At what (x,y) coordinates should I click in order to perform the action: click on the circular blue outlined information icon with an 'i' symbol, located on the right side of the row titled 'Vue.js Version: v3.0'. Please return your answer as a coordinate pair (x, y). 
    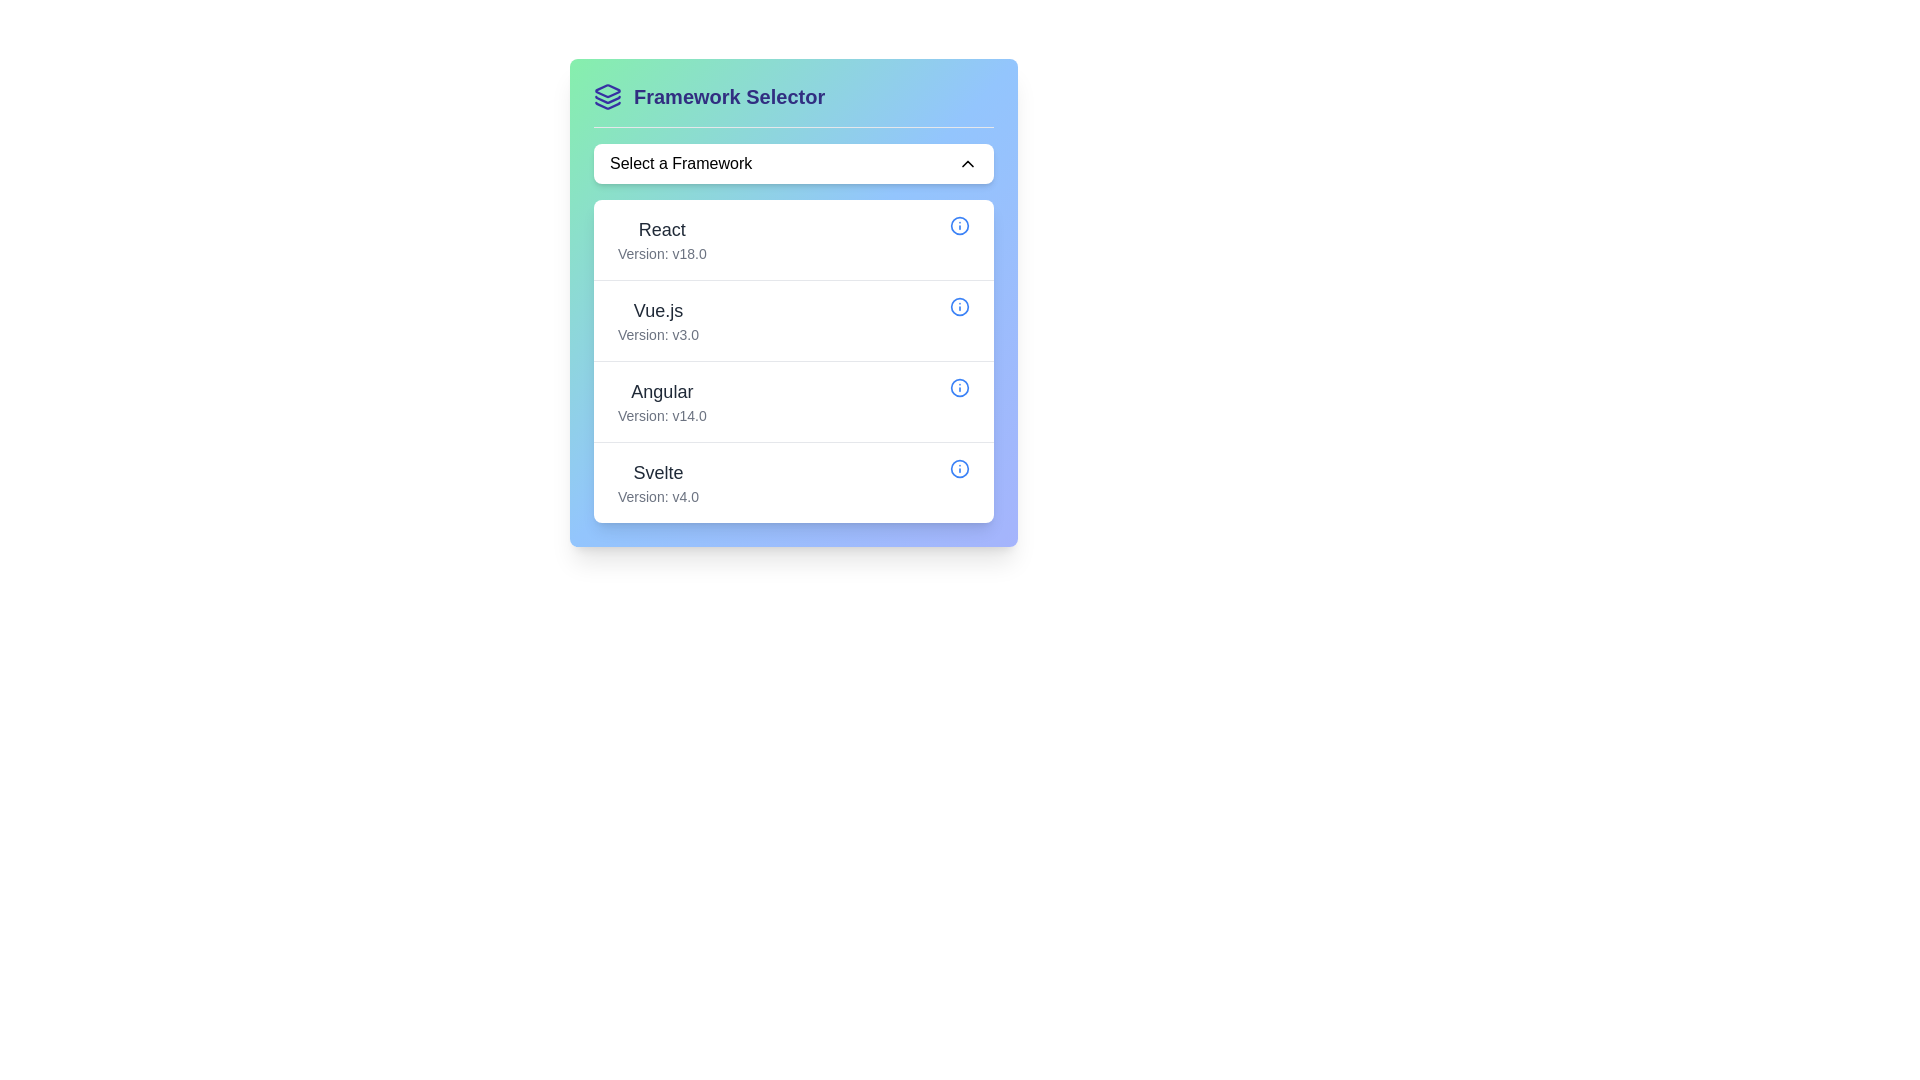
    Looking at the image, I should click on (960, 307).